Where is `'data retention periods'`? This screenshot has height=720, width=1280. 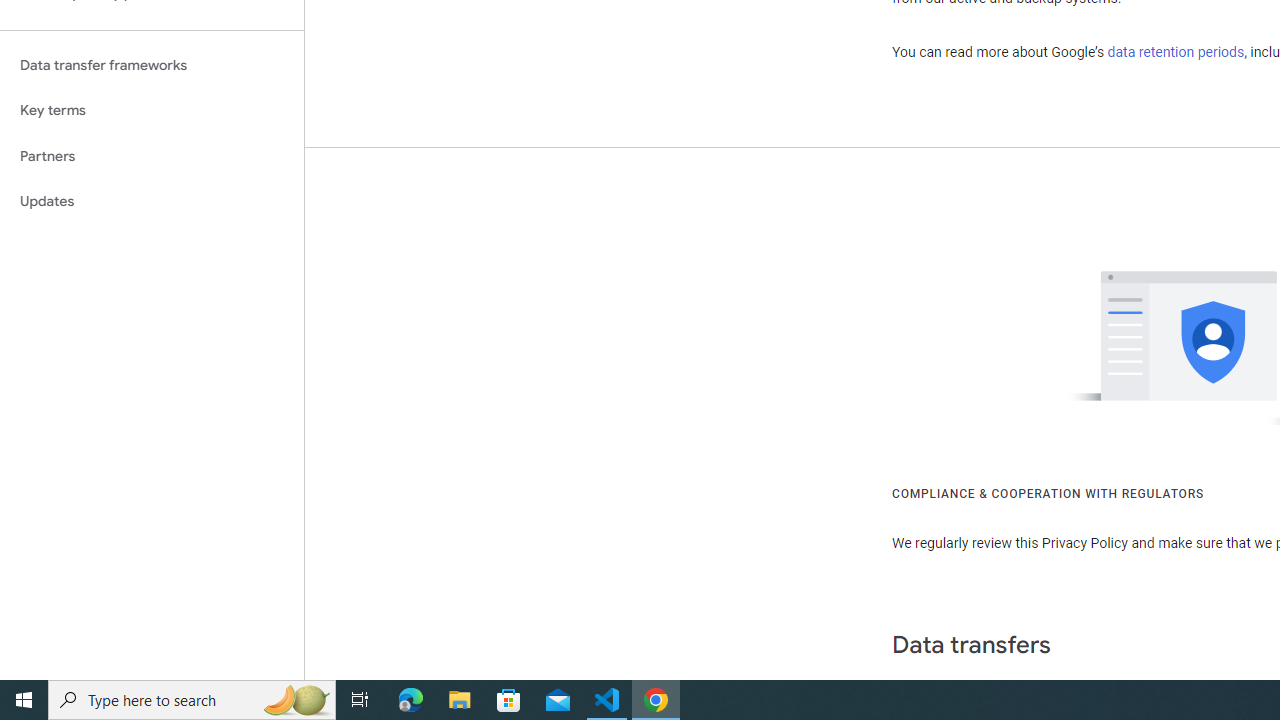
'data retention periods' is located at coordinates (1176, 51).